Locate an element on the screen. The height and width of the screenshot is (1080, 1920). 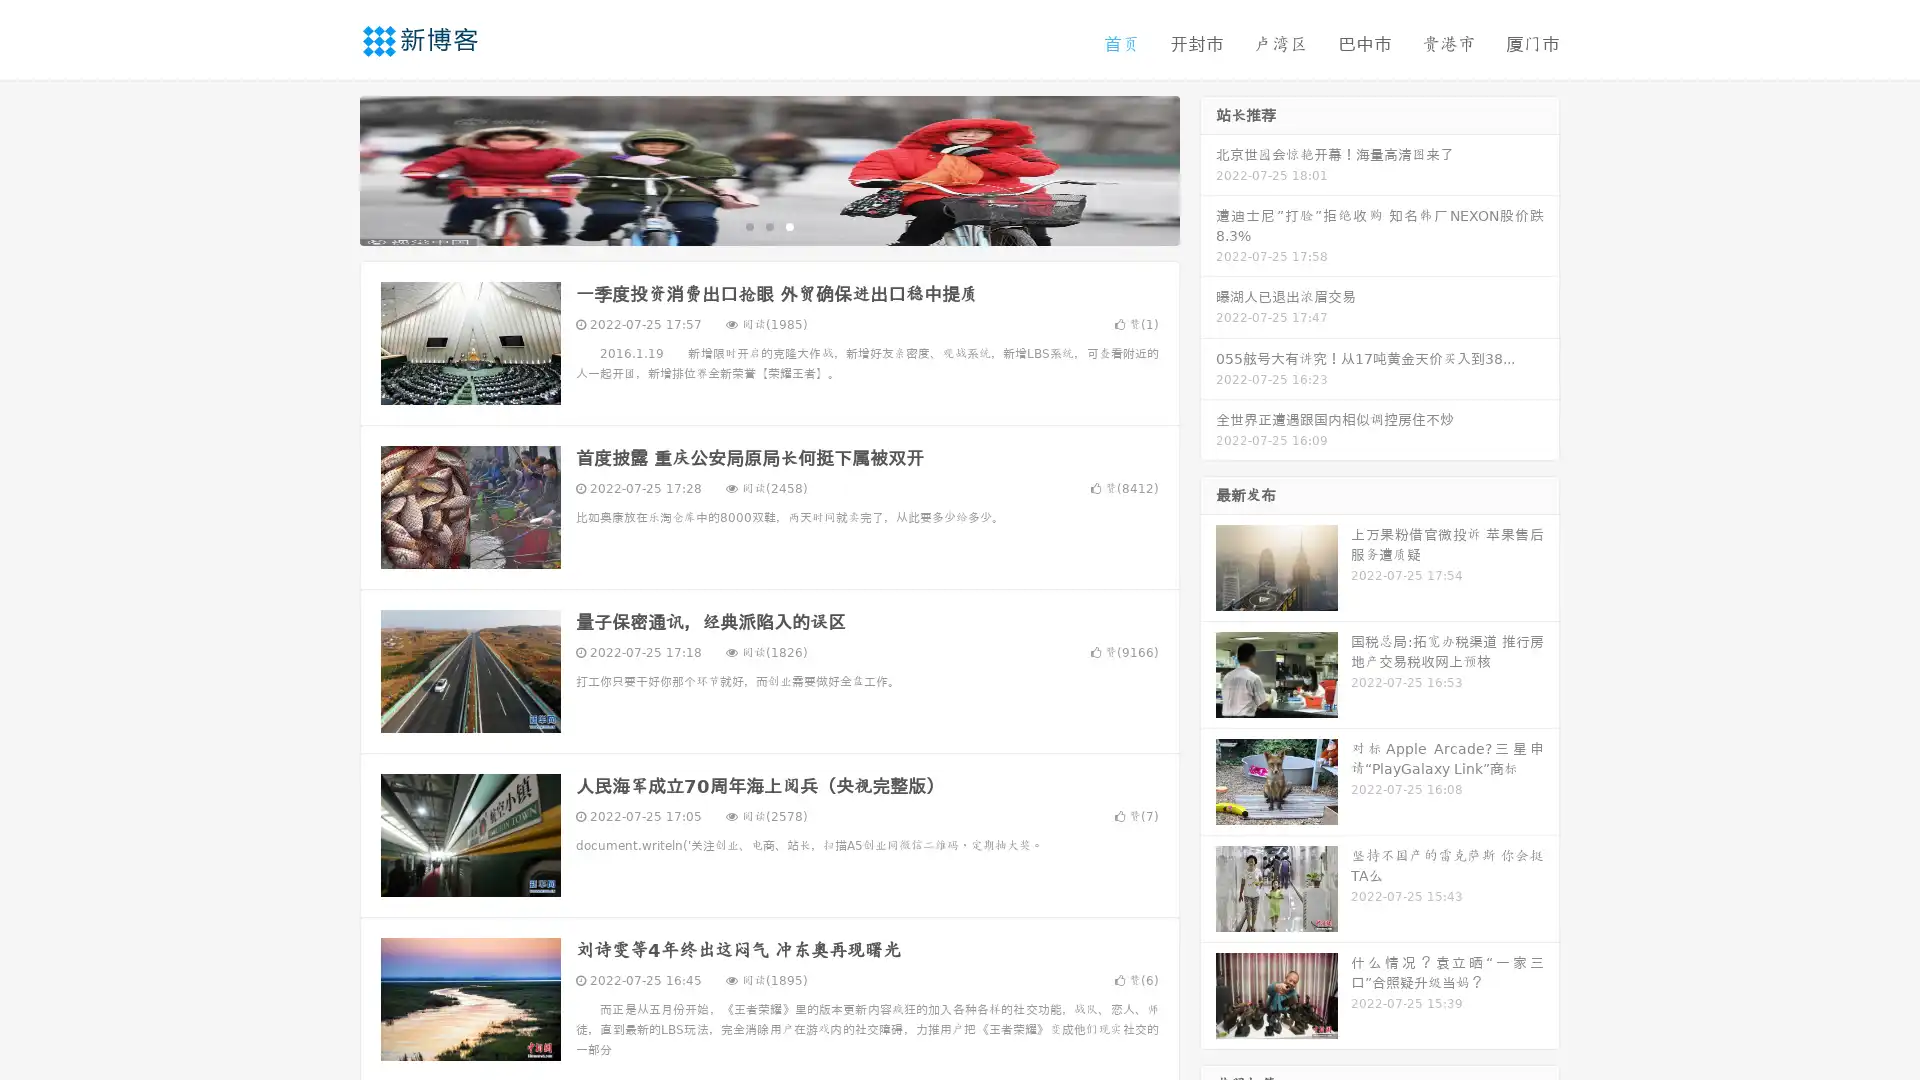
Next slide is located at coordinates (1208, 168).